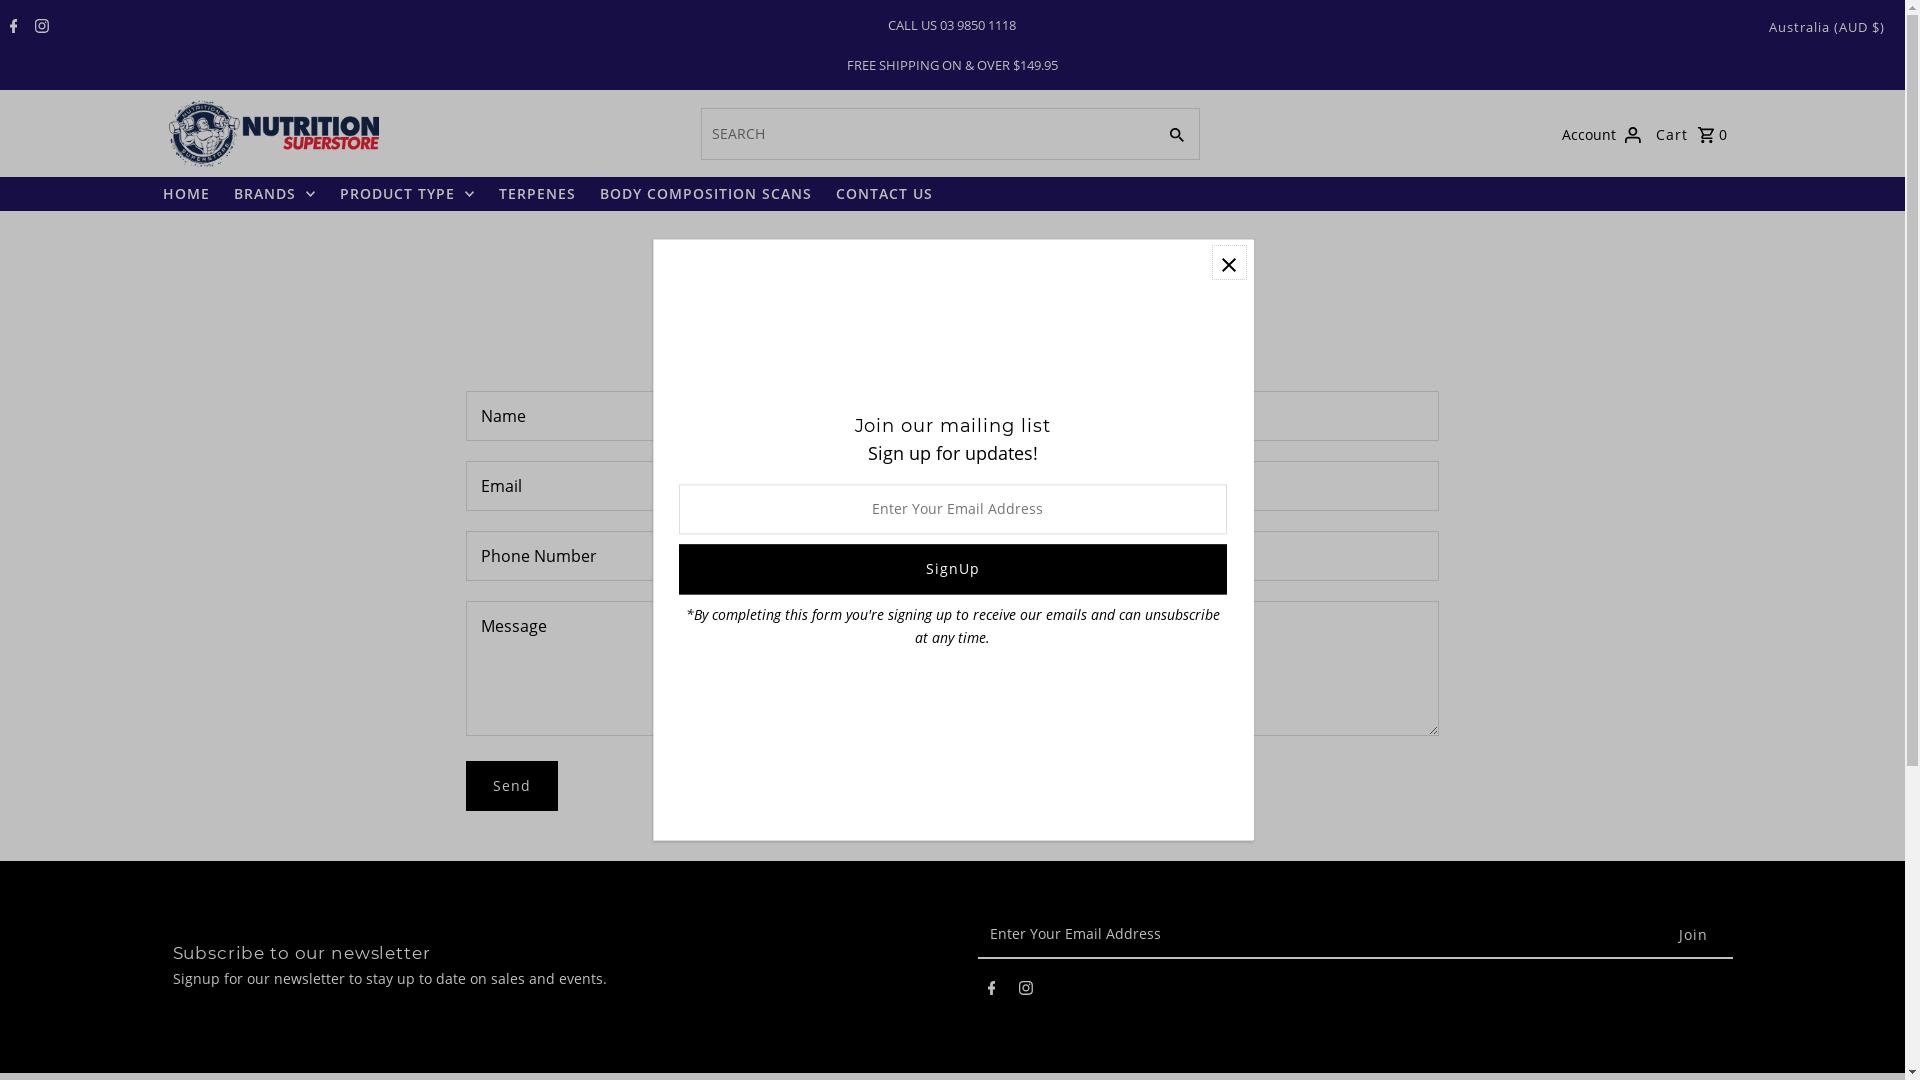  Describe the element at coordinates (950, 570) in the screenshot. I see `'SignUp'` at that location.